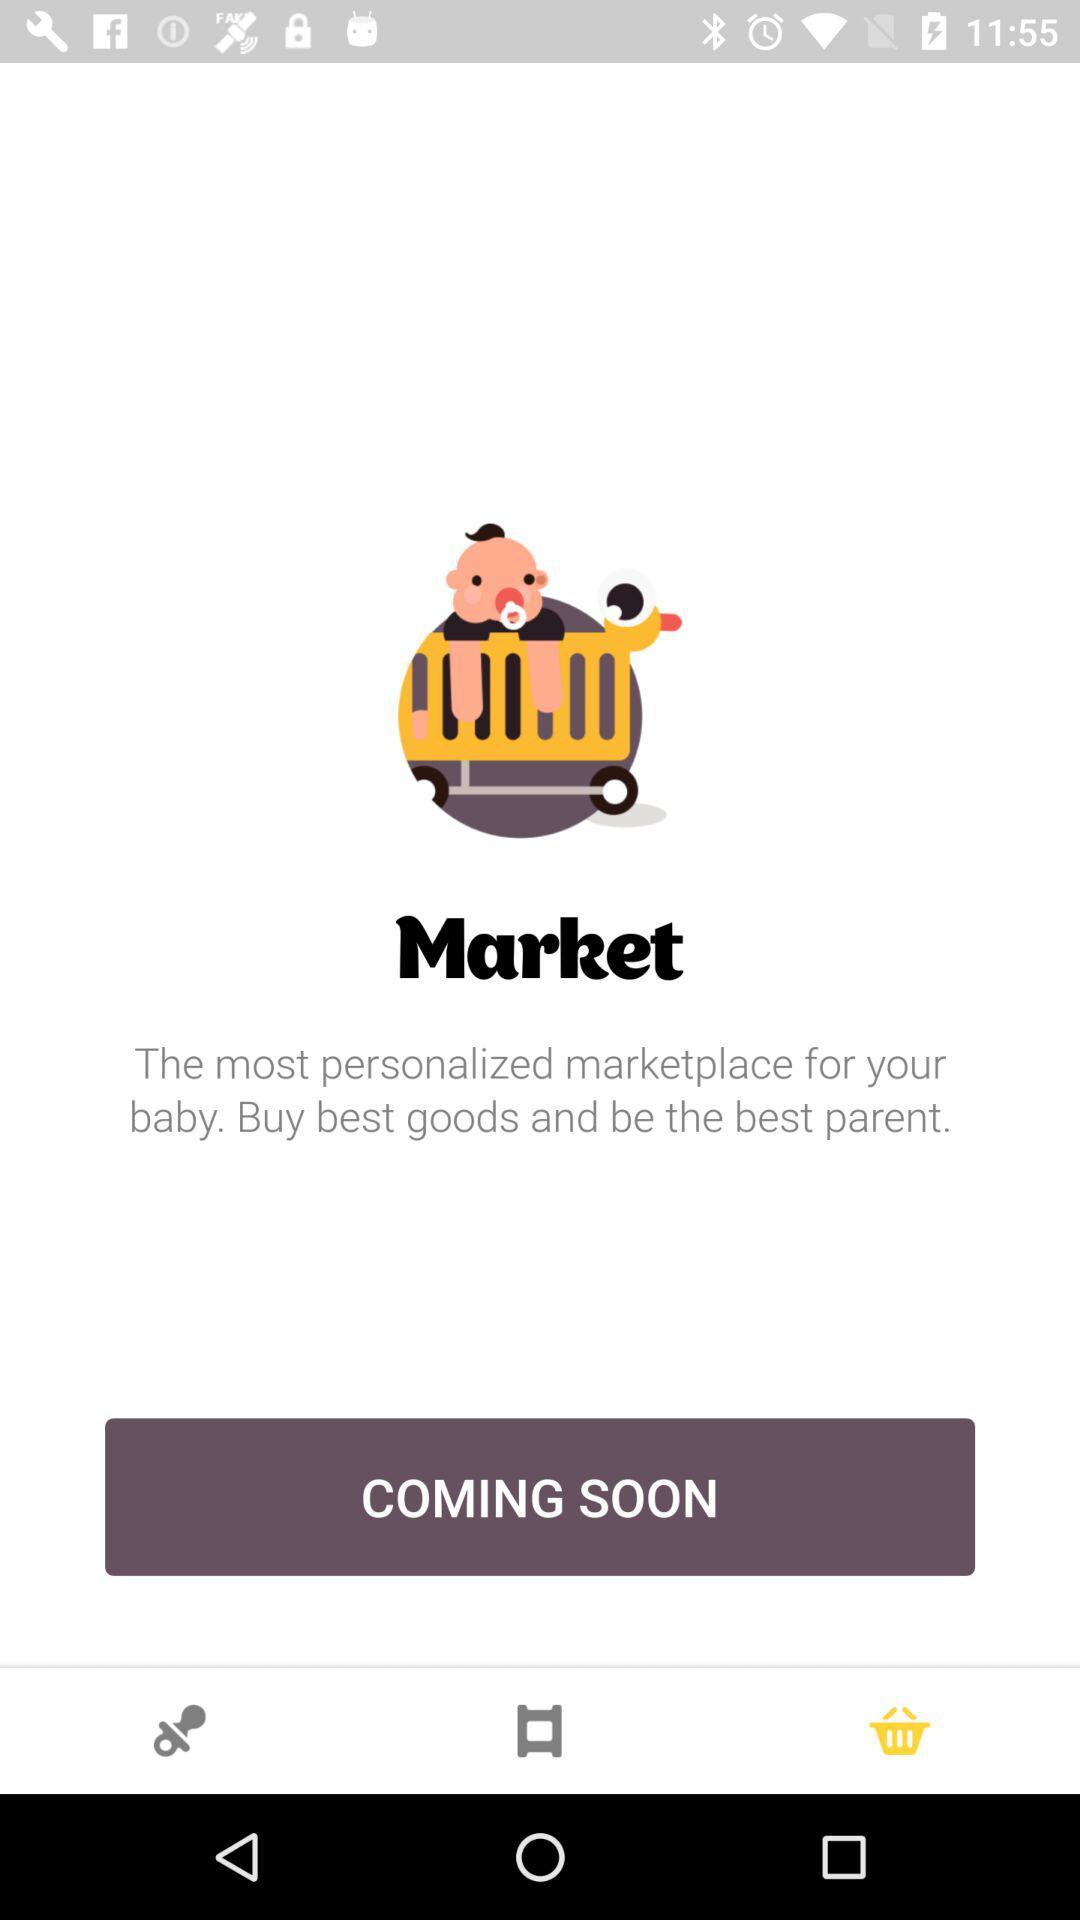 The height and width of the screenshot is (1920, 1080). I want to click on item below the most personalized icon, so click(540, 1497).